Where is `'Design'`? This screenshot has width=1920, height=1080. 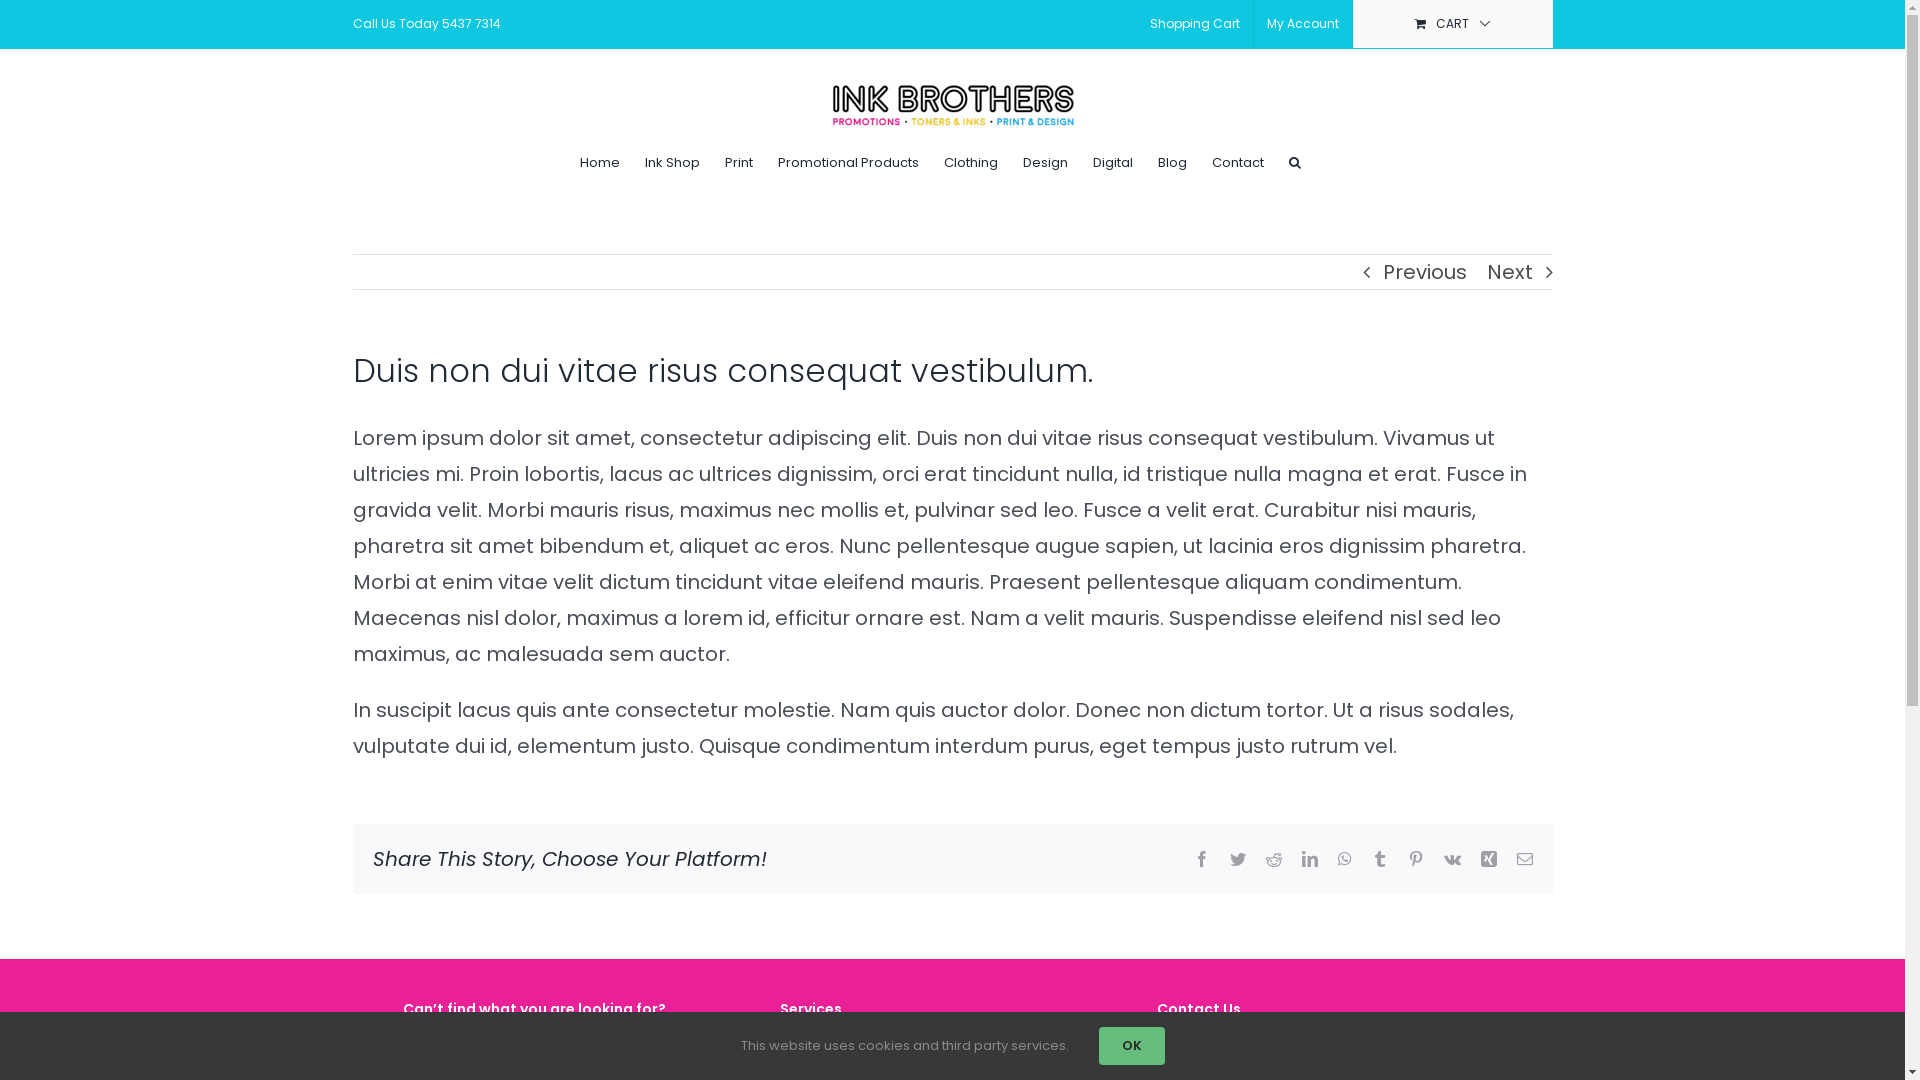
'Design' is located at coordinates (1043, 161).